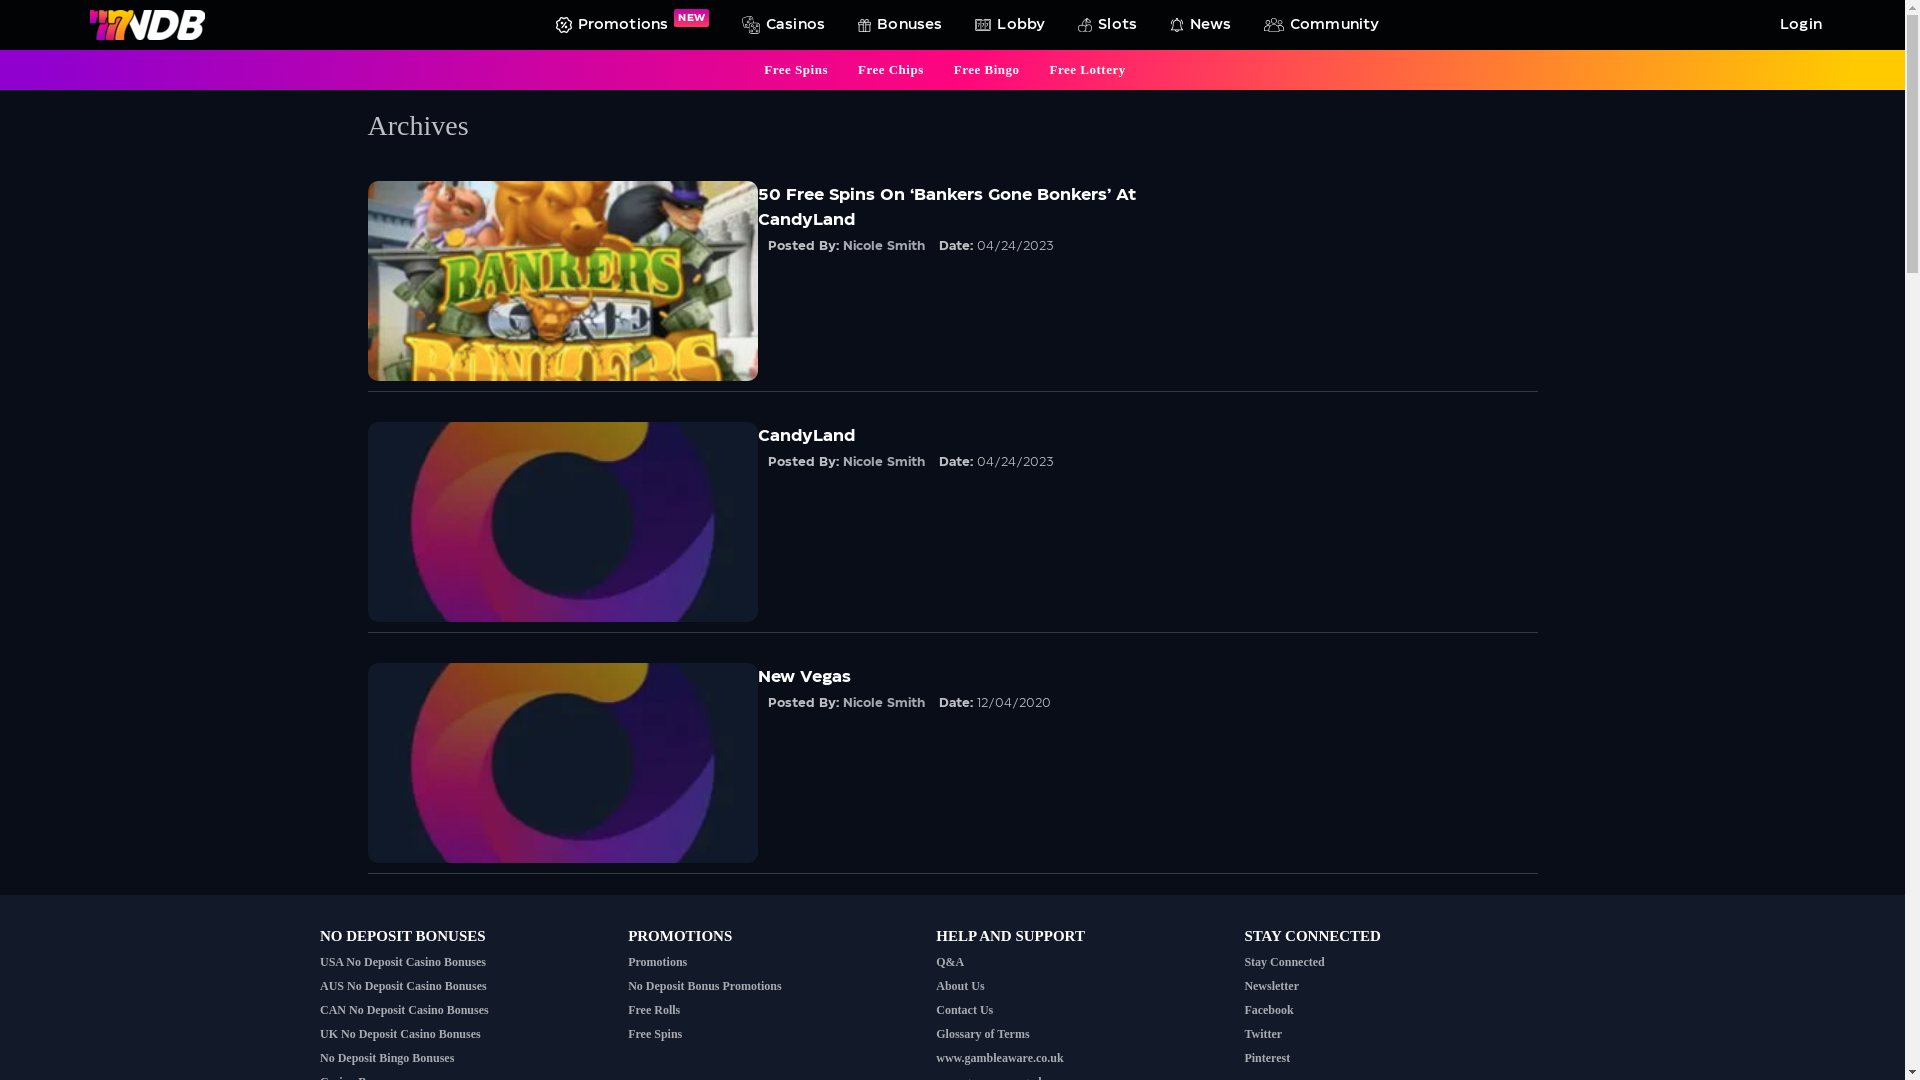 This screenshot has height=1080, width=1920. I want to click on 'PromotionsNEW', so click(627, 24).